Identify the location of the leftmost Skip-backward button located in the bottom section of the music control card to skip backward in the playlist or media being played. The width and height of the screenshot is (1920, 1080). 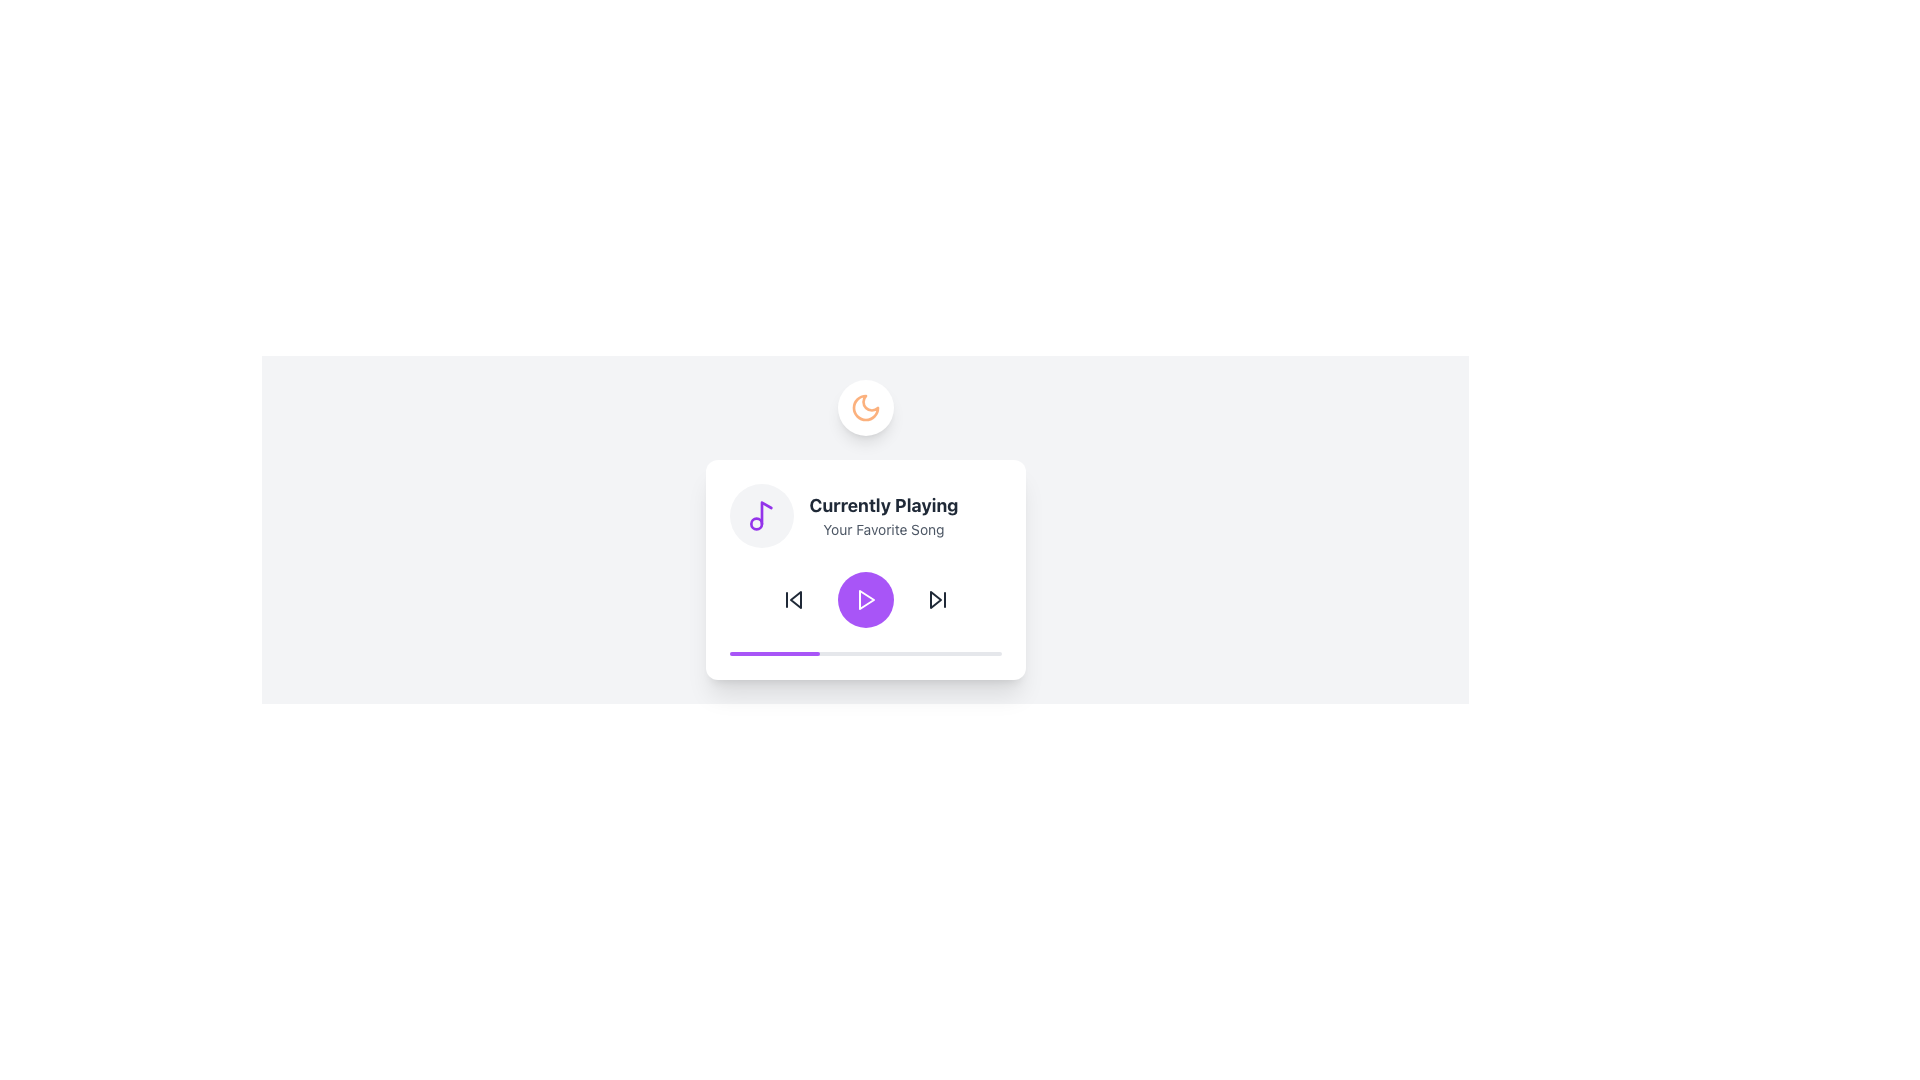
(792, 599).